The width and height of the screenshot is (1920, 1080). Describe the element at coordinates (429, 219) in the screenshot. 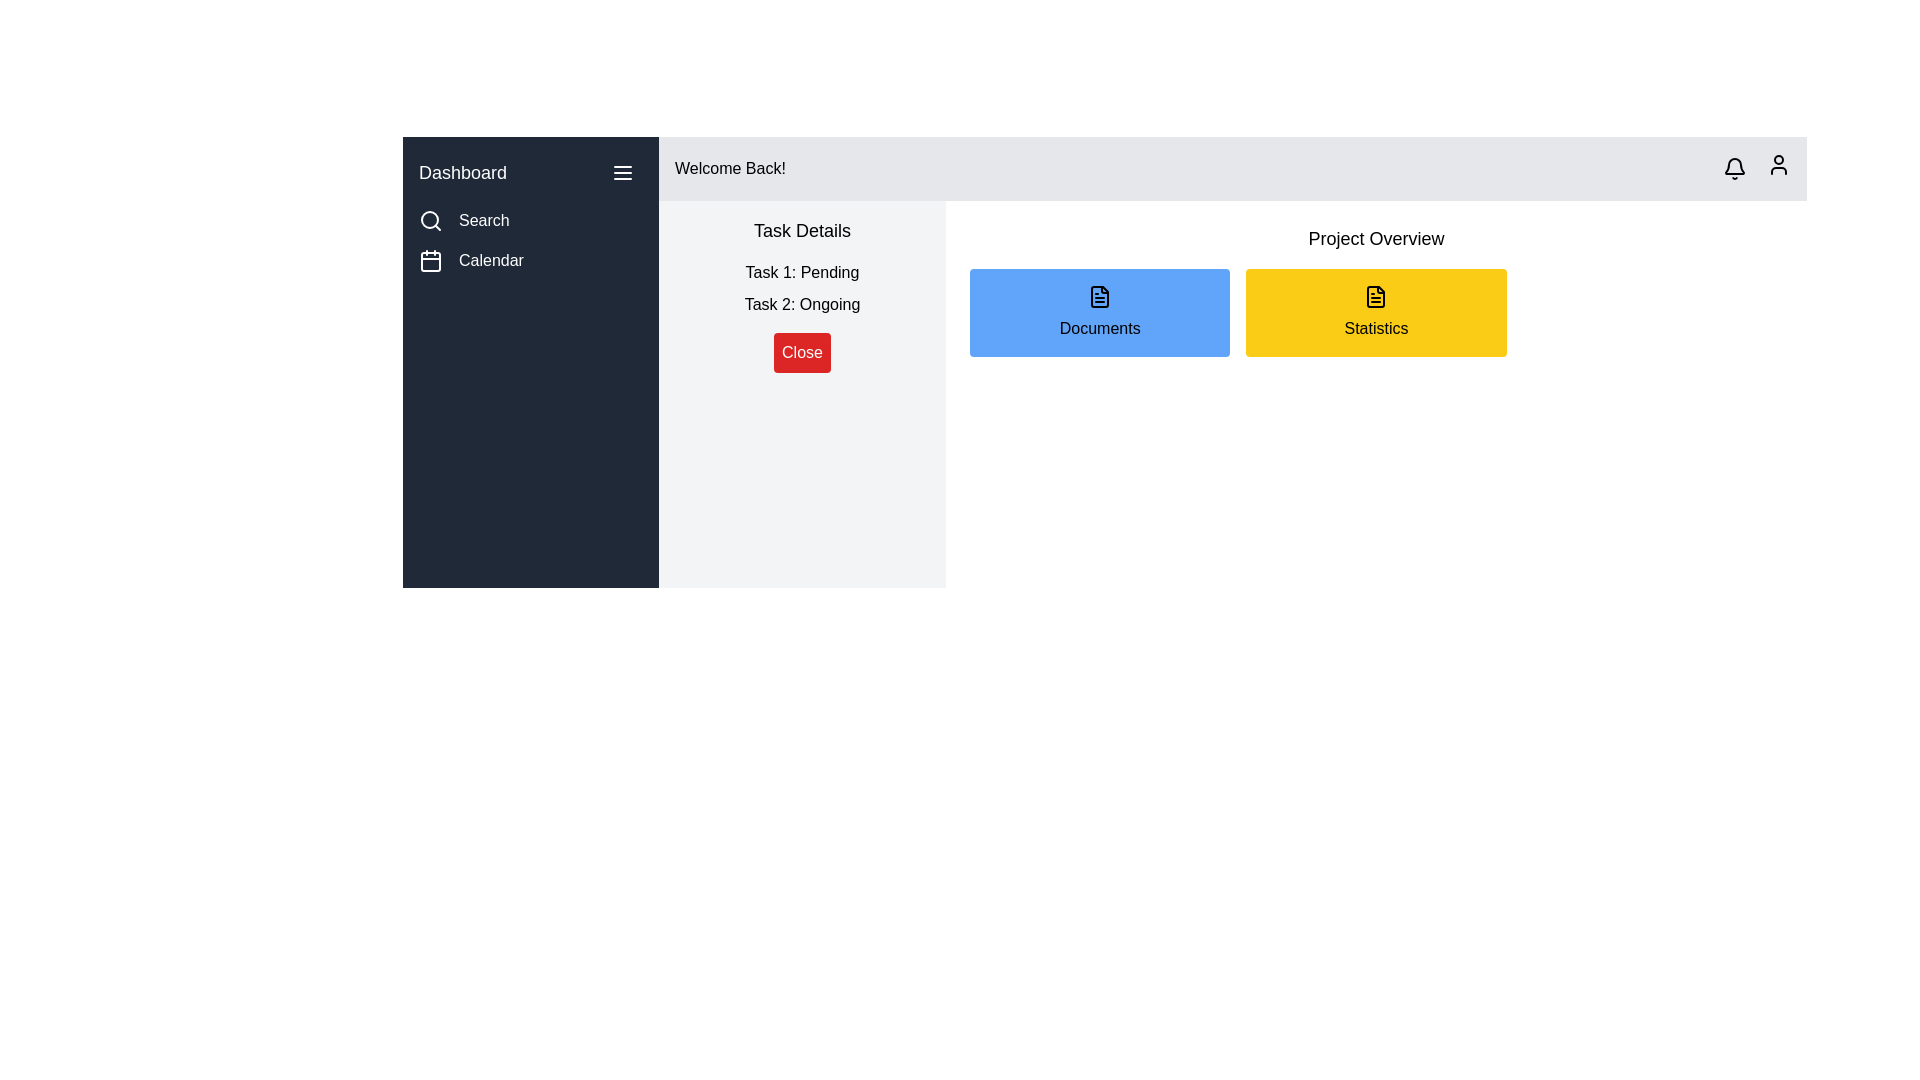

I see `the inner circular part of the search icon located in the sidebar region, next to the 'Search' label` at that location.